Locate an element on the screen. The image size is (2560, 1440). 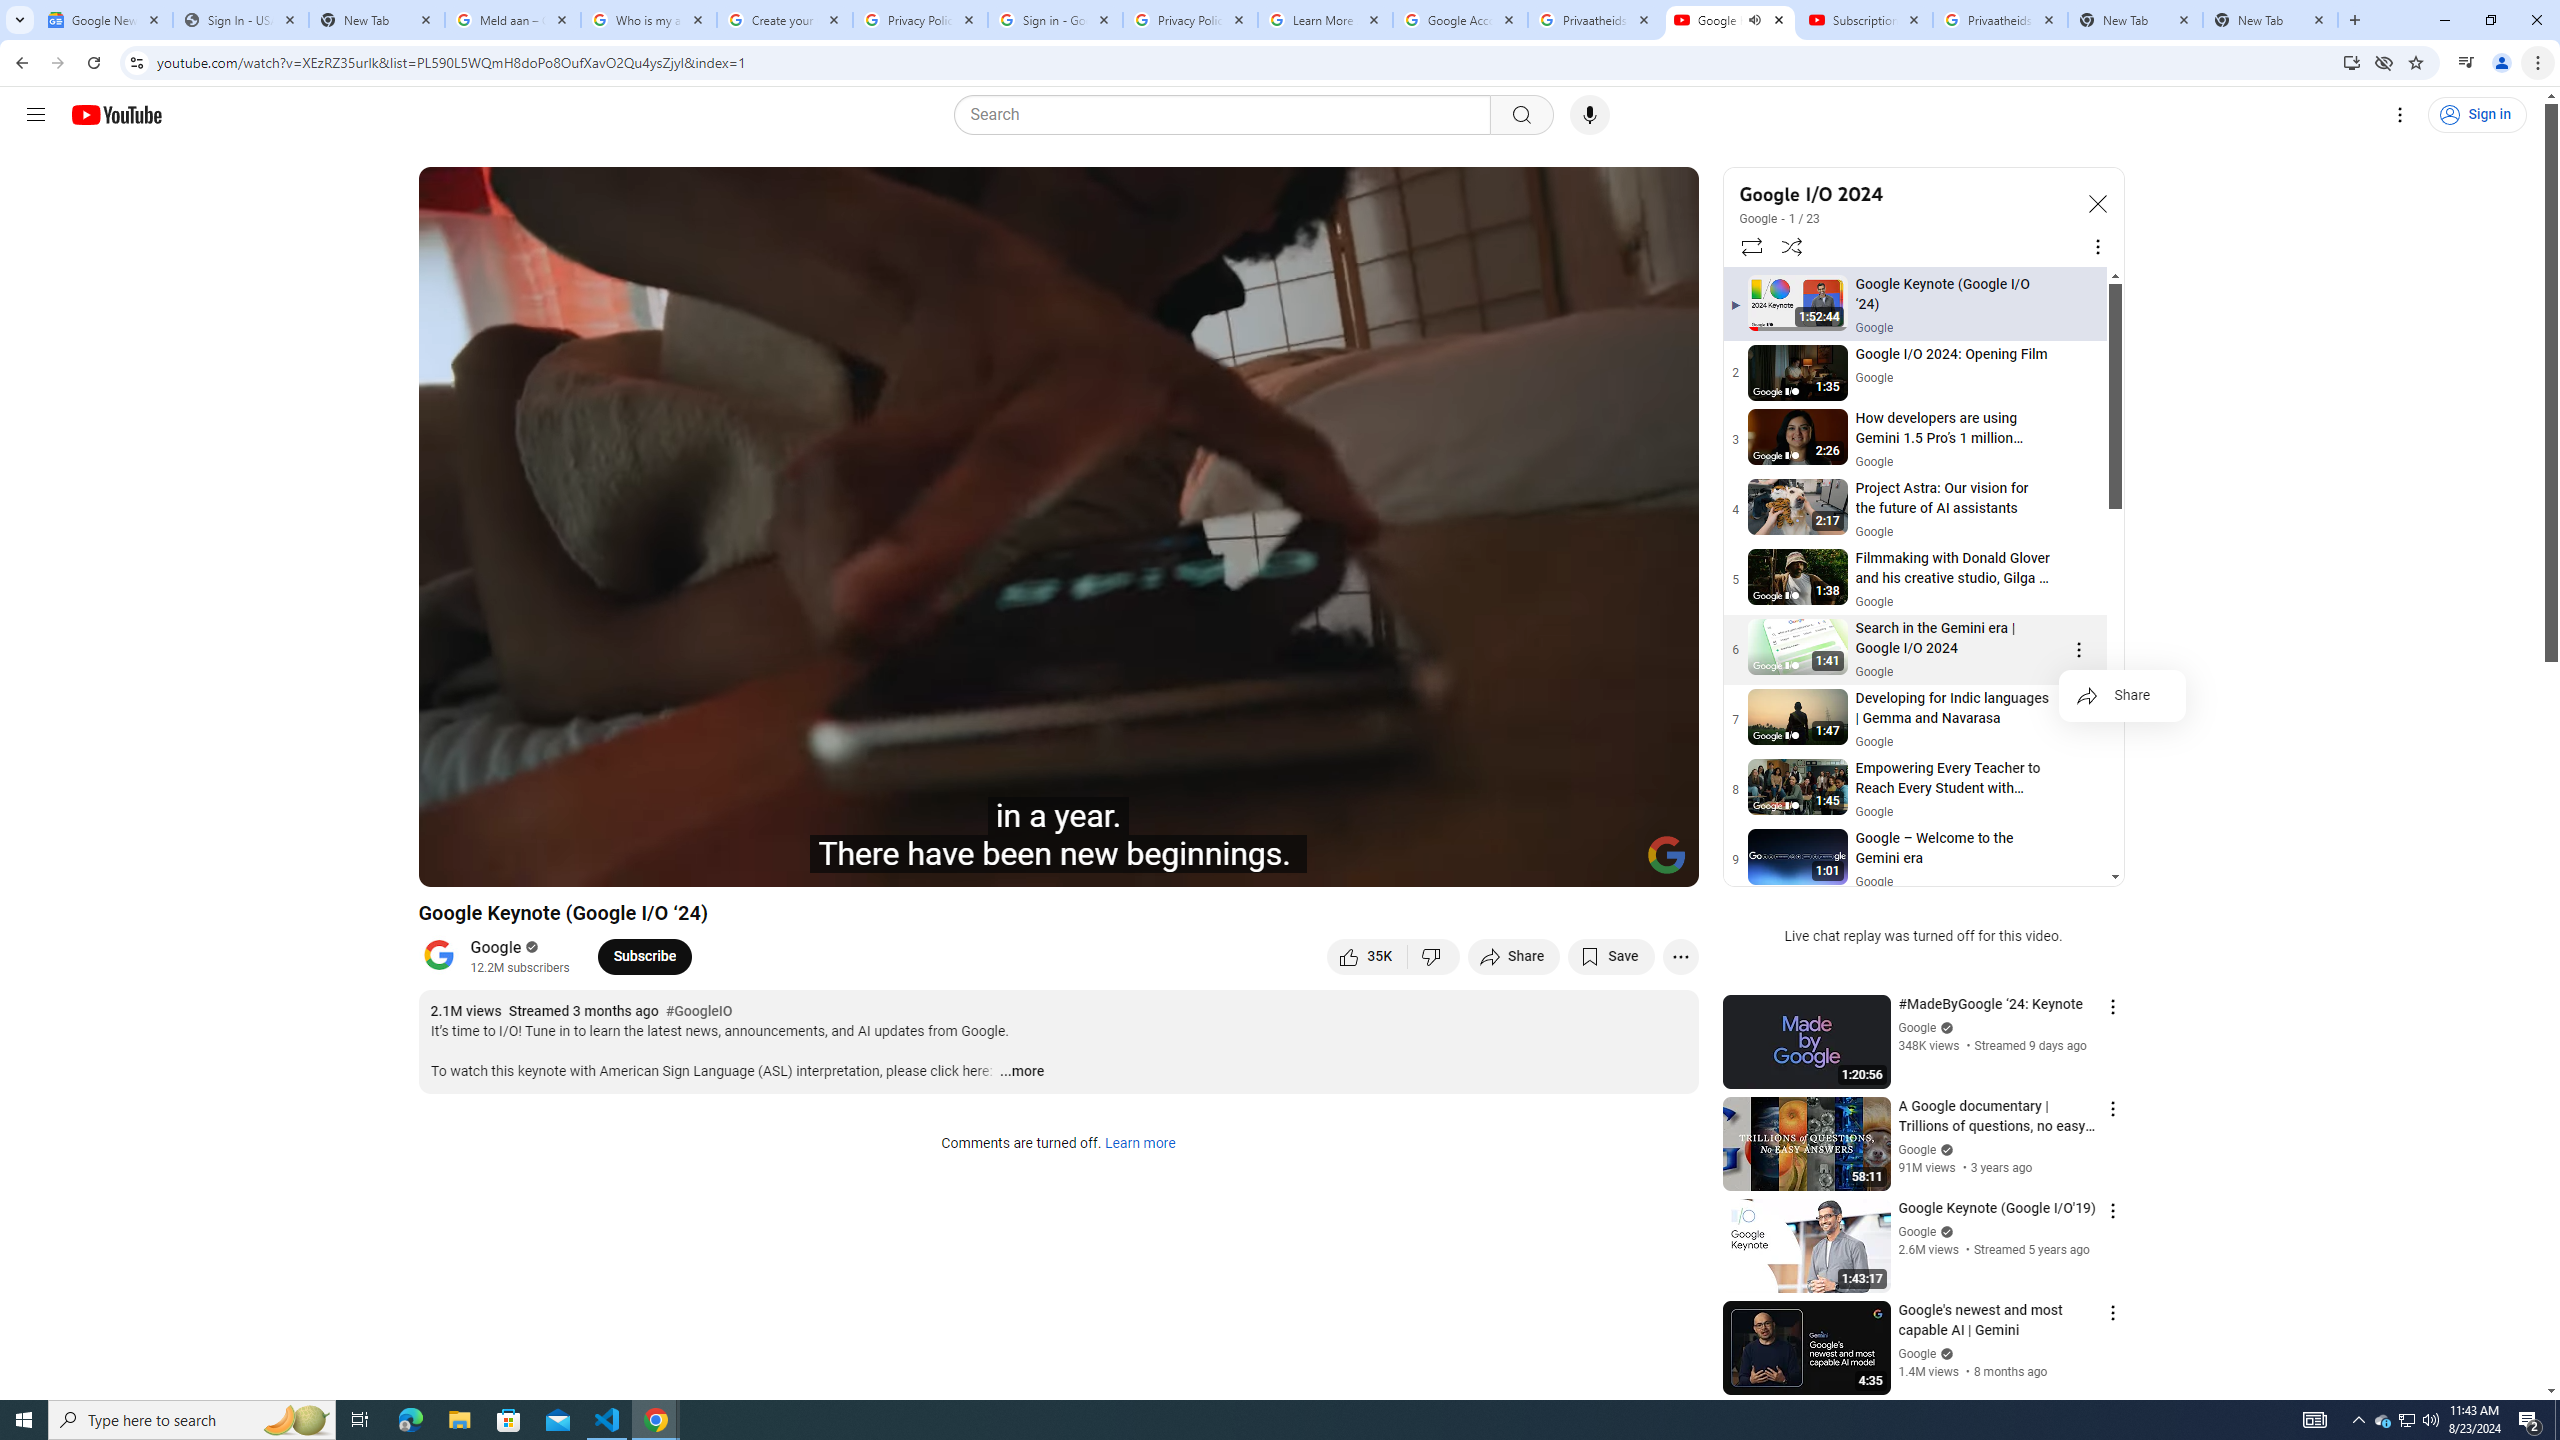
'Mute (m)' is located at coordinates (595, 862).